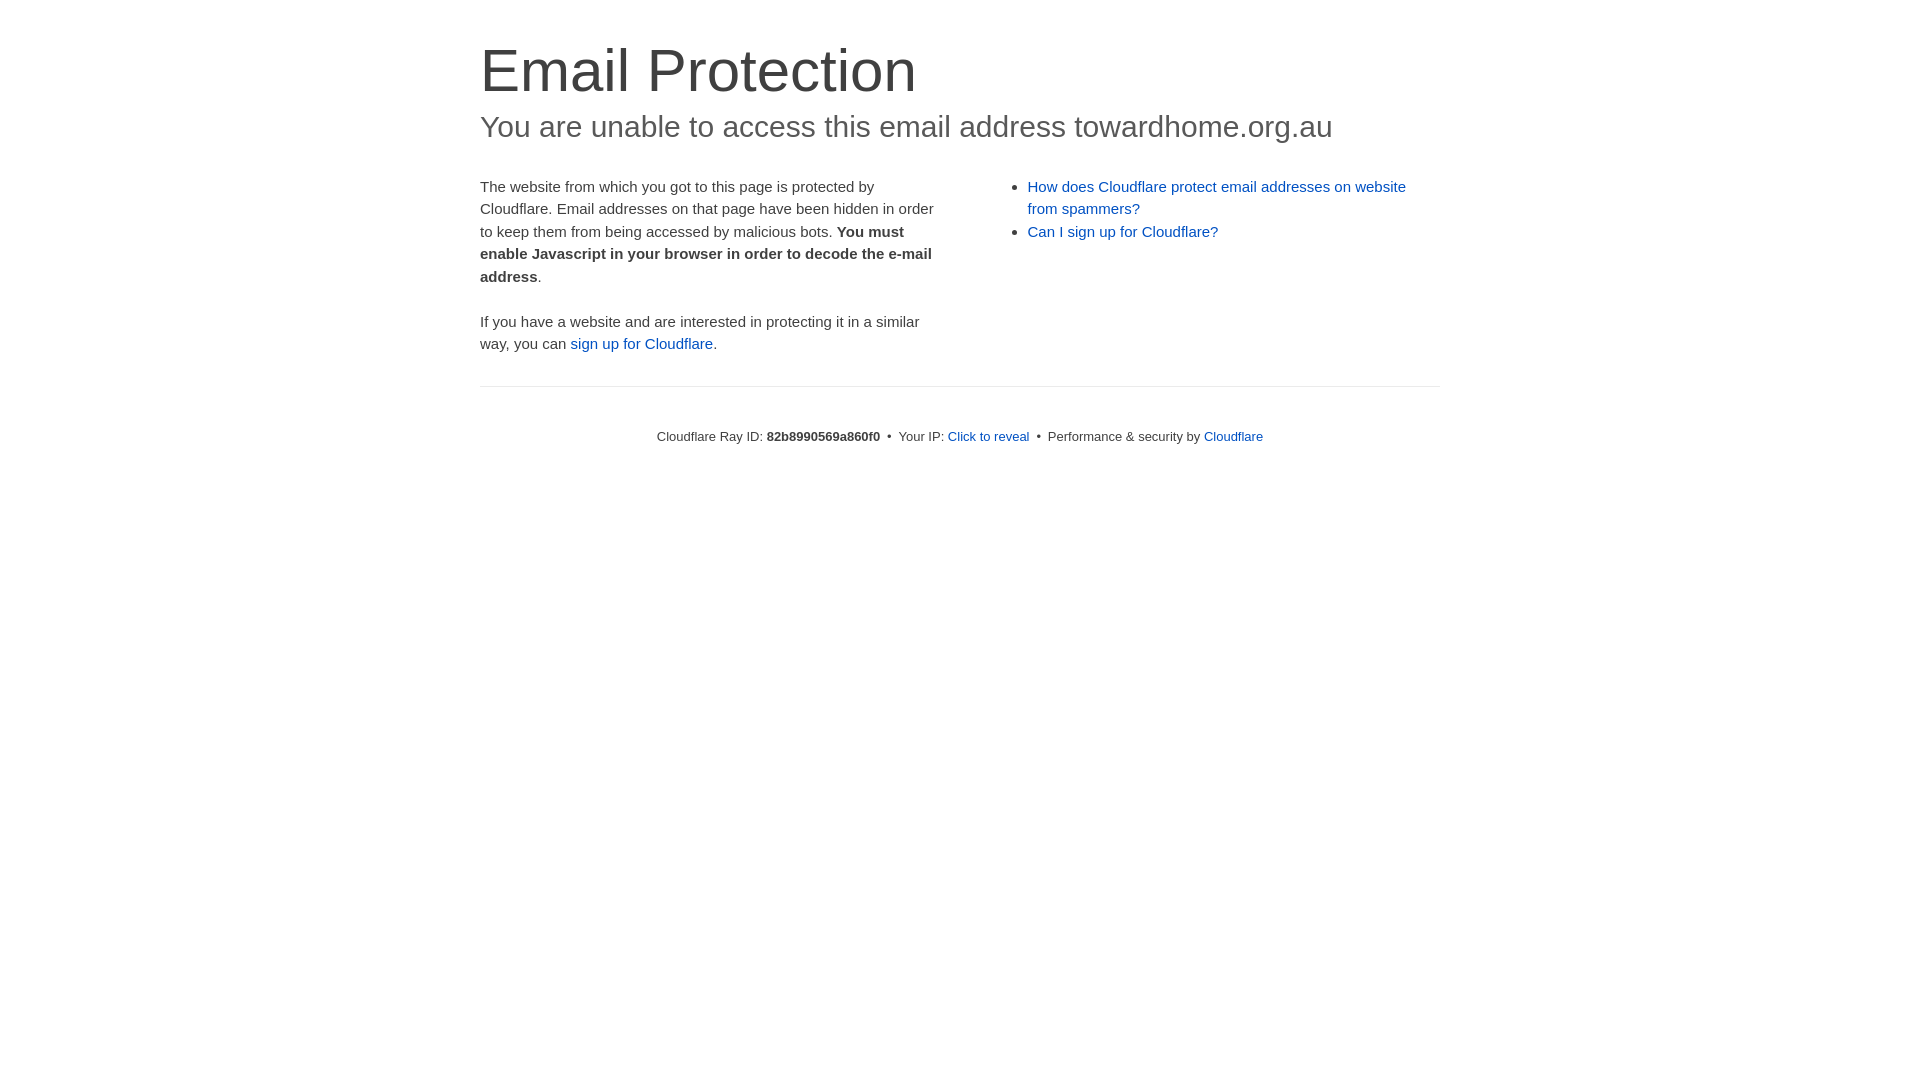 This screenshot has width=1920, height=1080. What do you see at coordinates (1232, 435) in the screenshot?
I see `'Cloudflare'` at bounding box center [1232, 435].